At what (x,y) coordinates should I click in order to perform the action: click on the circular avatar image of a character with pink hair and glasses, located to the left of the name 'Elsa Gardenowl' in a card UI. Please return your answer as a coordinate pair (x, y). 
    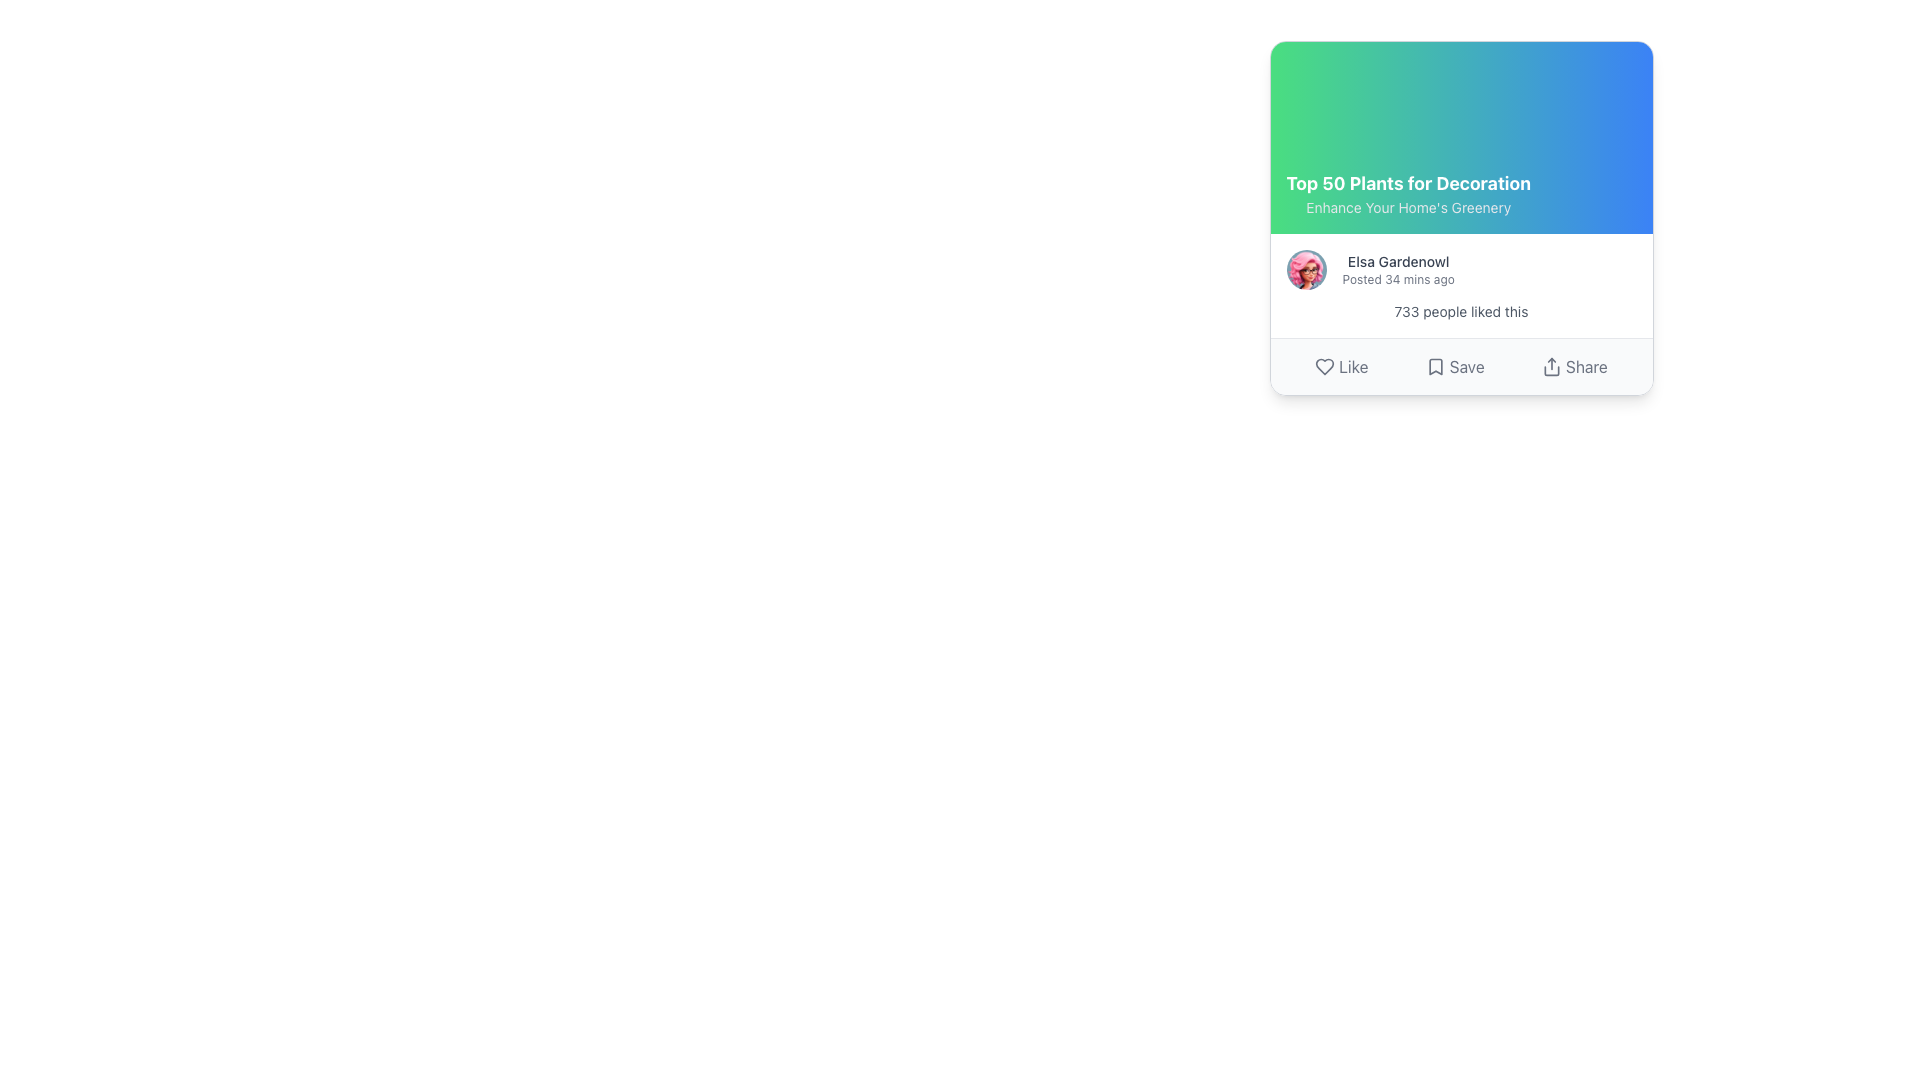
    Looking at the image, I should click on (1306, 270).